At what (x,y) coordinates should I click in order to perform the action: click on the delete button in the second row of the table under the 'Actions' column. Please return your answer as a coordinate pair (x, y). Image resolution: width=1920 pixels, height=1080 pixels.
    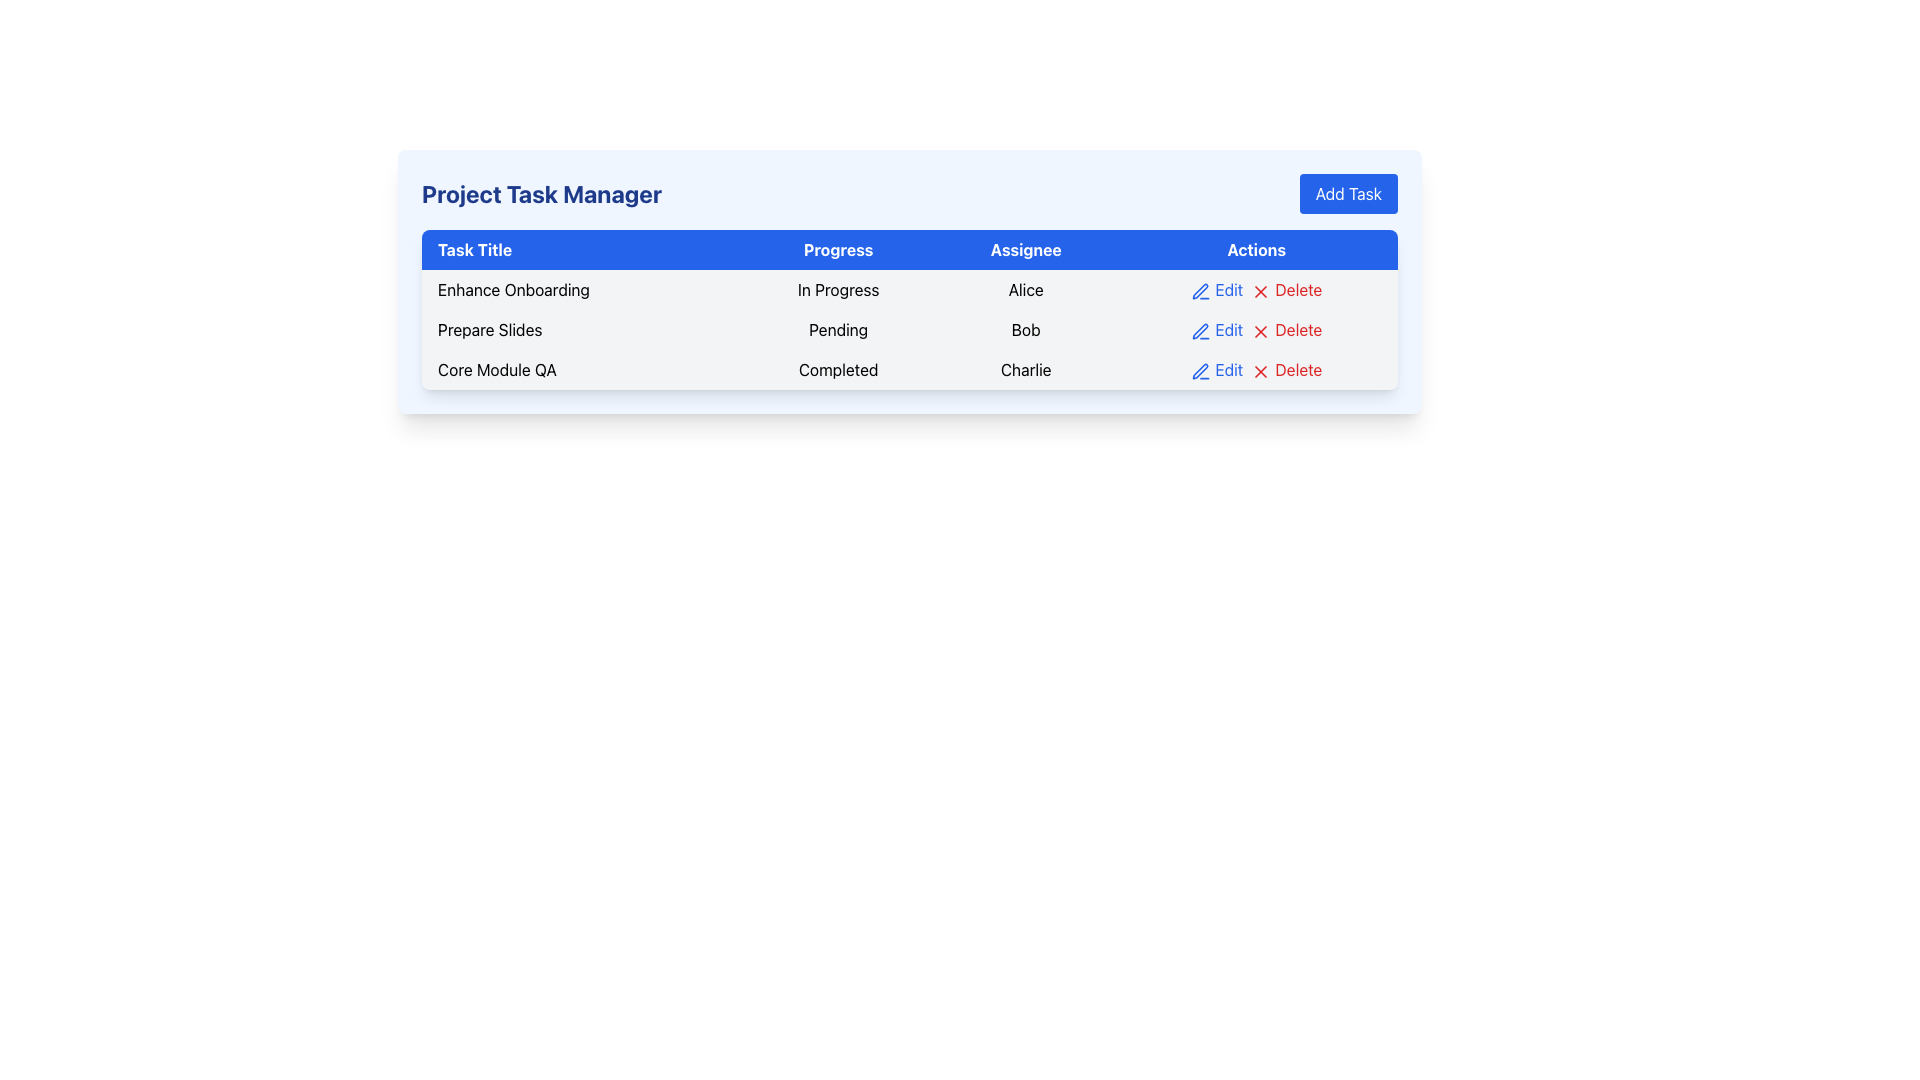
    Looking at the image, I should click on (1286, 329).